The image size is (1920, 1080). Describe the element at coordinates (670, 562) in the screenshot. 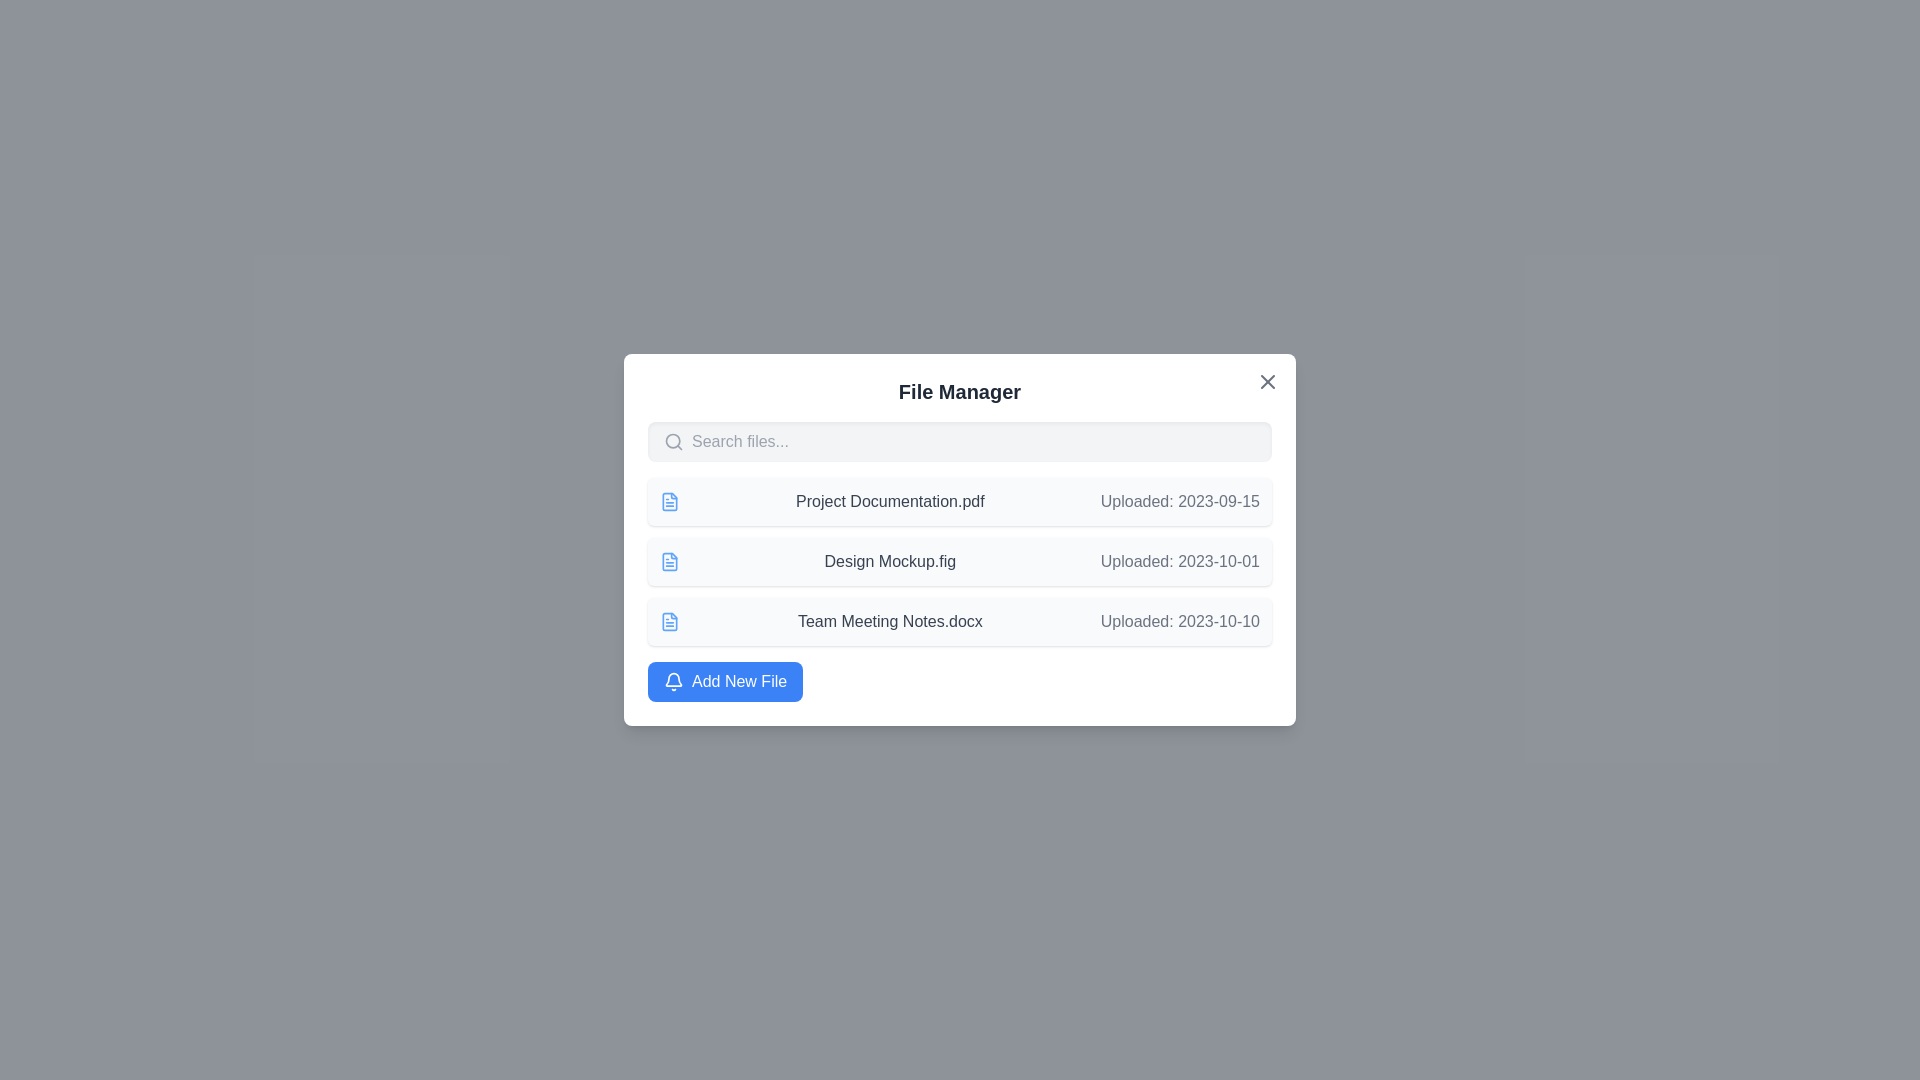

I see `the document file icon representing 'Design Mockup.fig'` at that location.